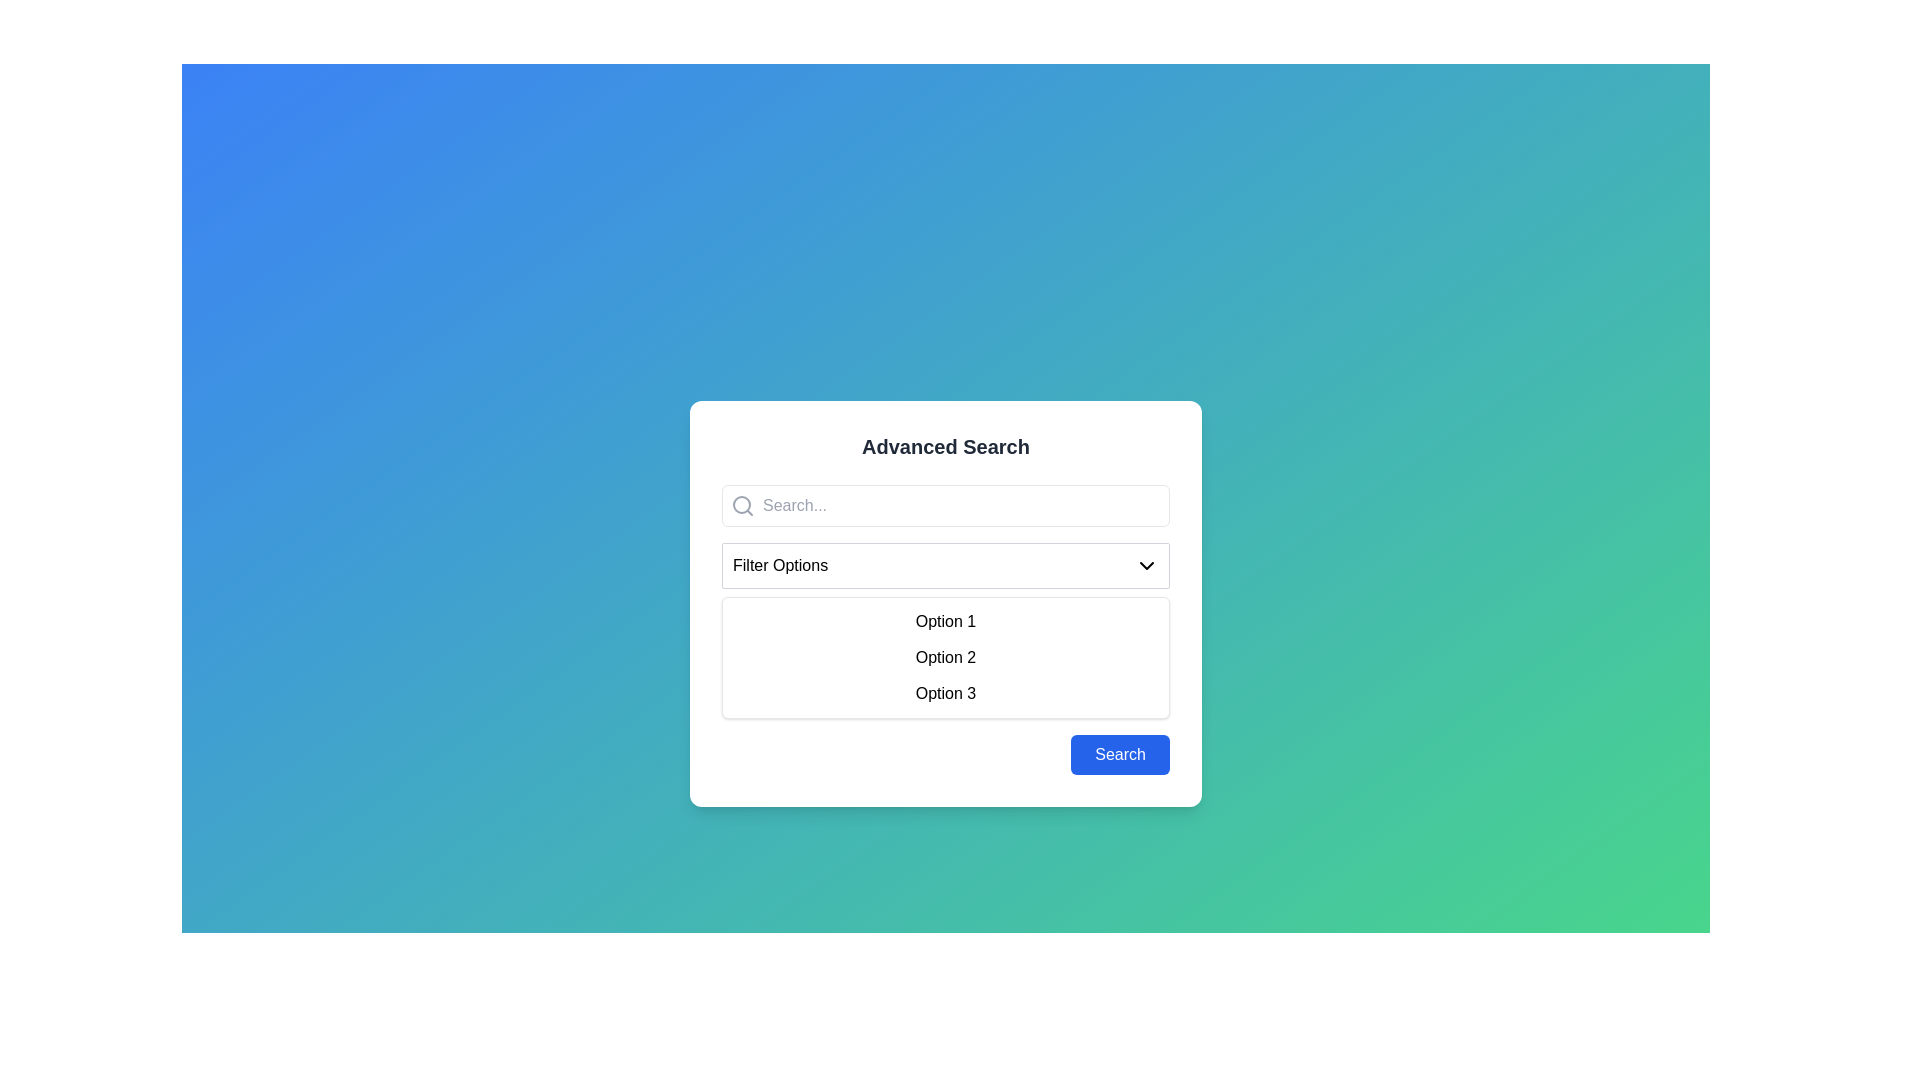 The width and height of the screenshot is (1920, 1080). I want to click on the 'Option 1' in the dropdown menu options located beneath the 'Filter Options' dropdown and above the blue 'Search' button, so click(944, 603).